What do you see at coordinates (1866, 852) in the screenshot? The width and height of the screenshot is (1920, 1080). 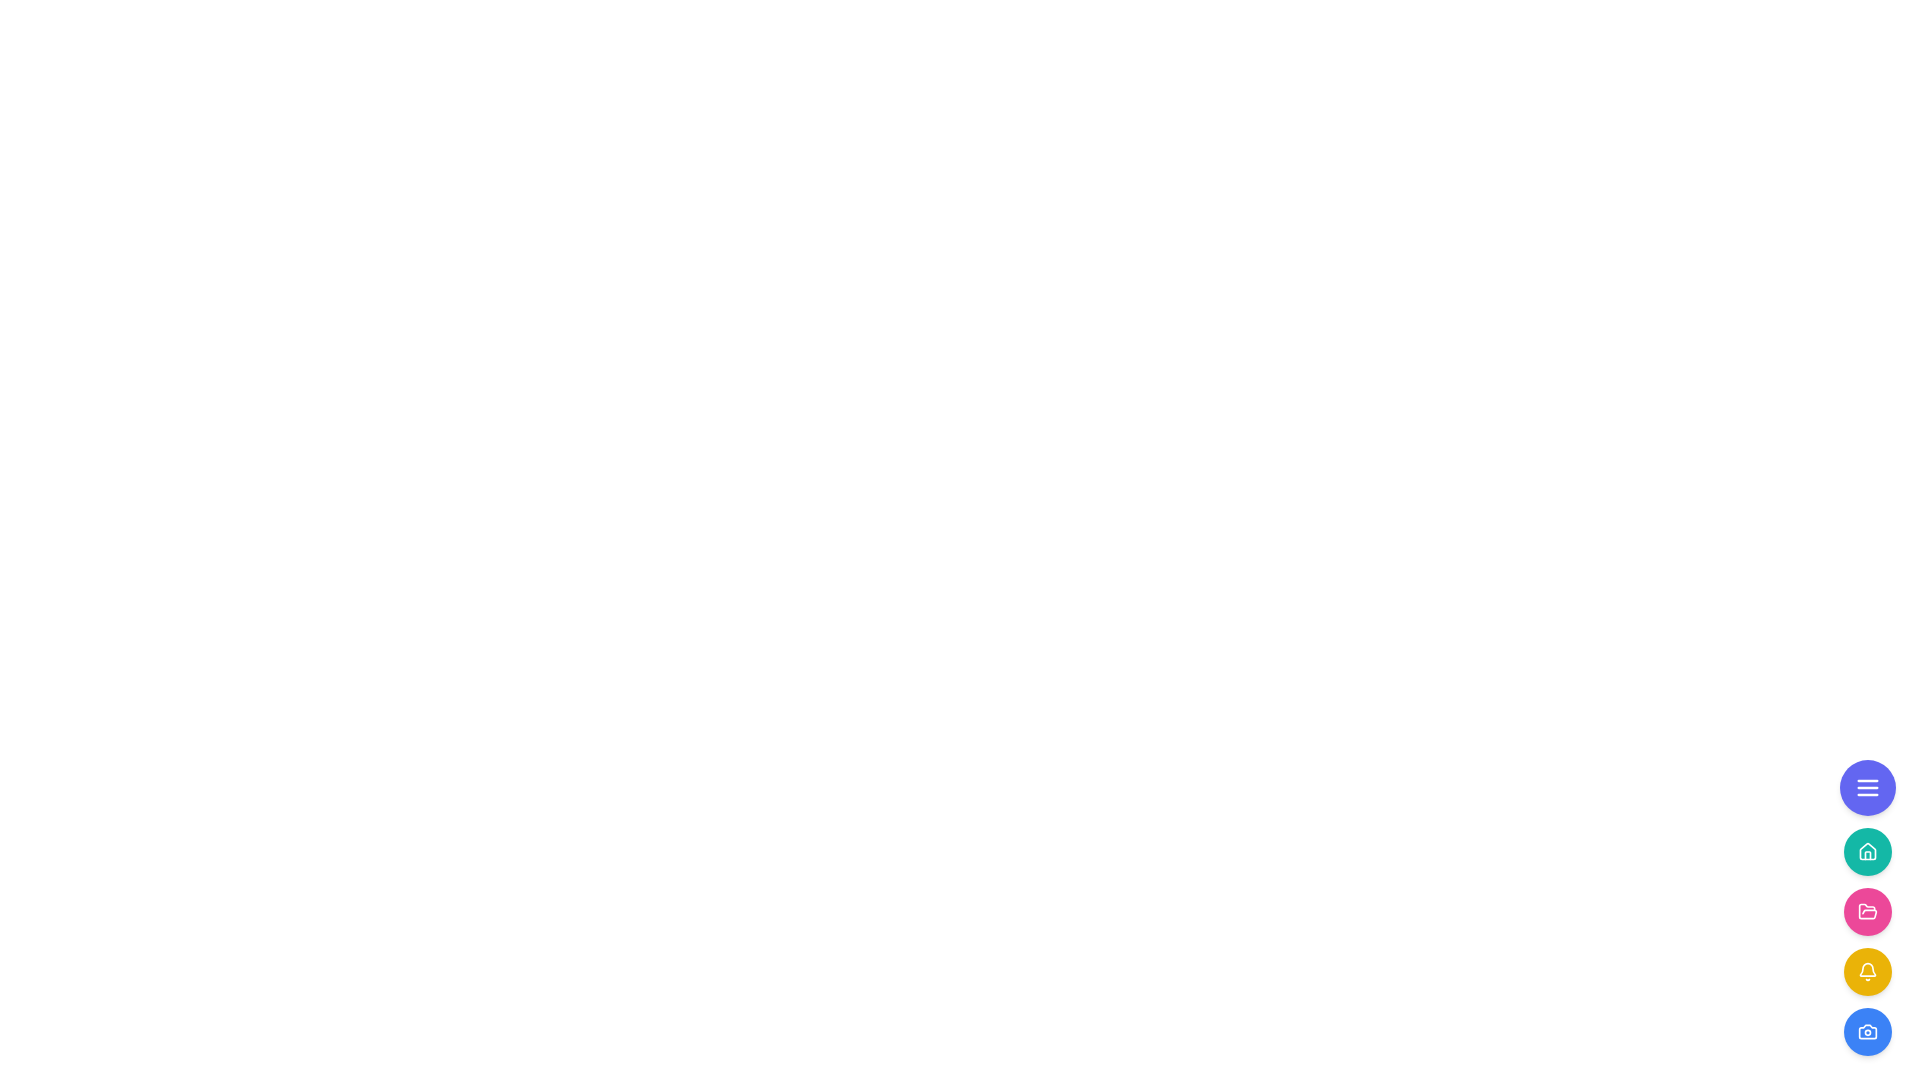 I see `the house icon button with a teal background` at bounding box center [1866, 852].